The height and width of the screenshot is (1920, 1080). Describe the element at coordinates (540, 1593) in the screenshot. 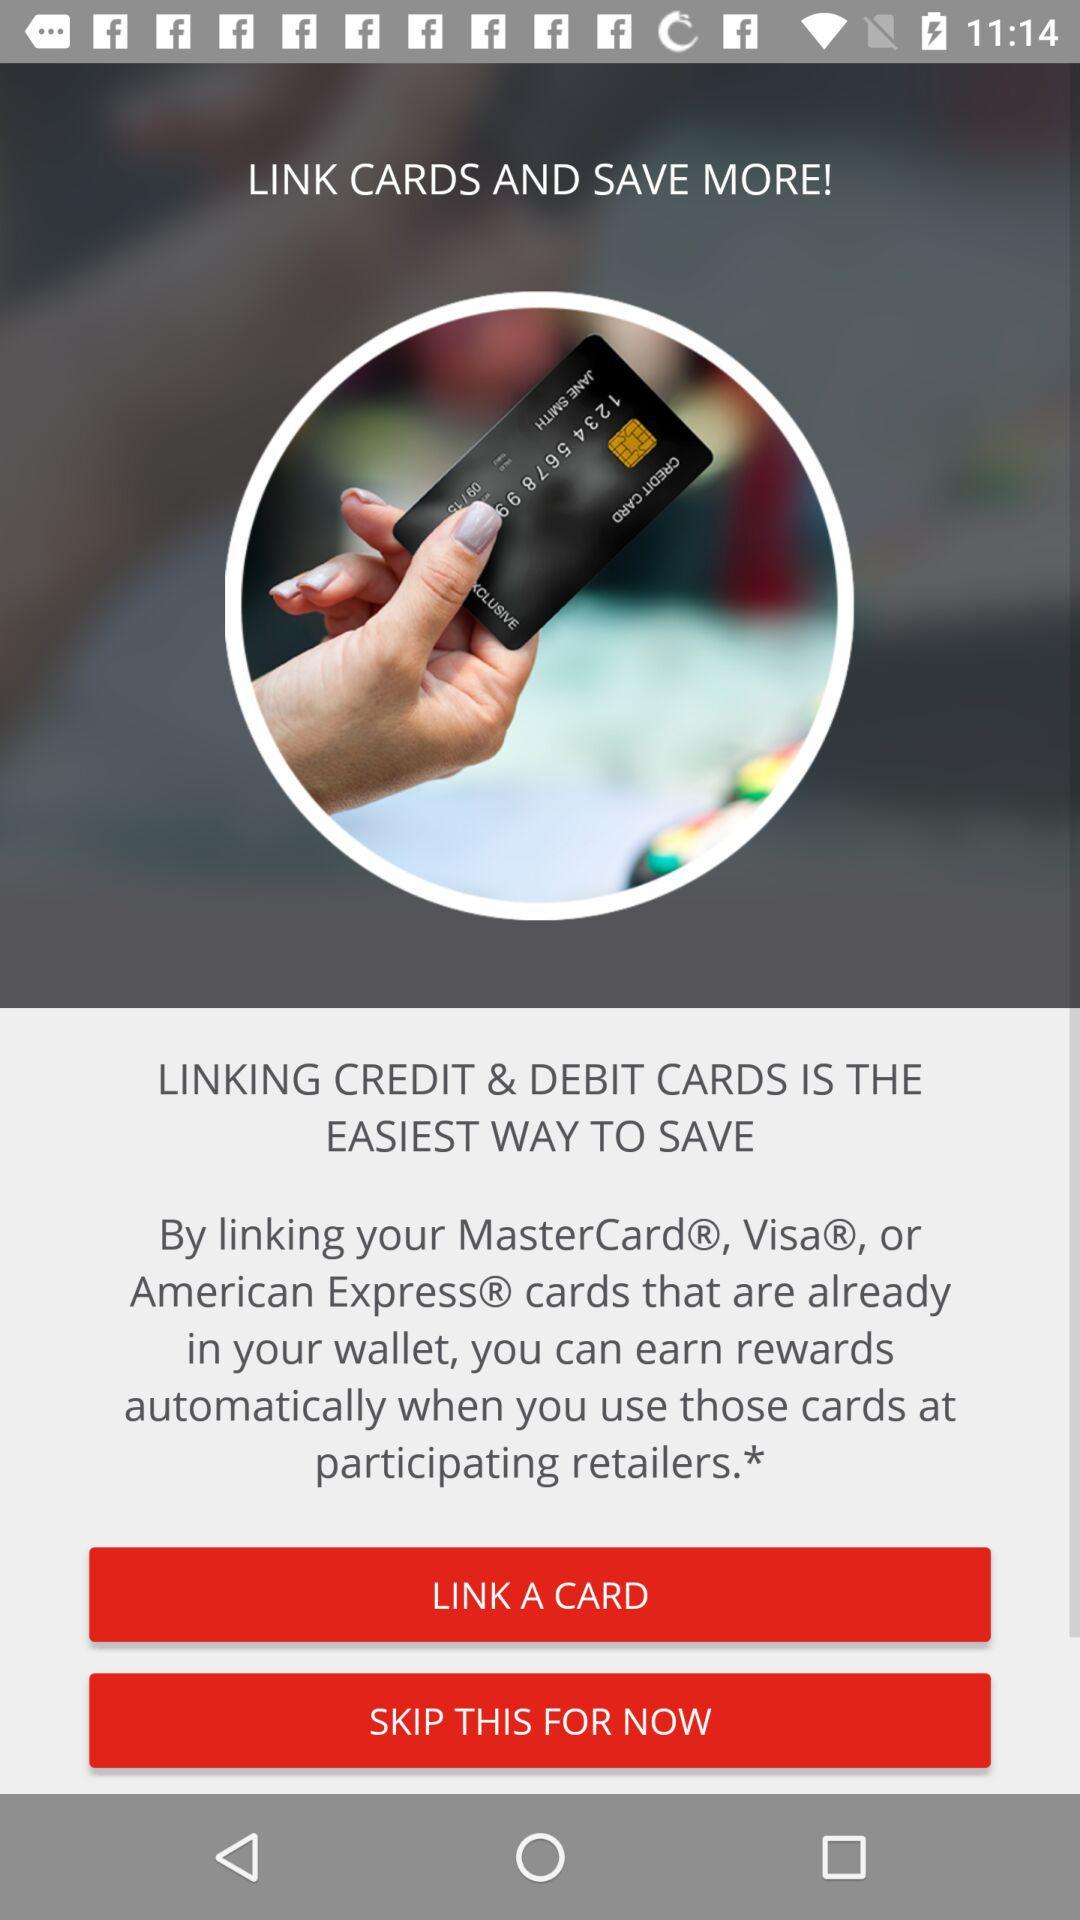

I see `link a card` at that location.